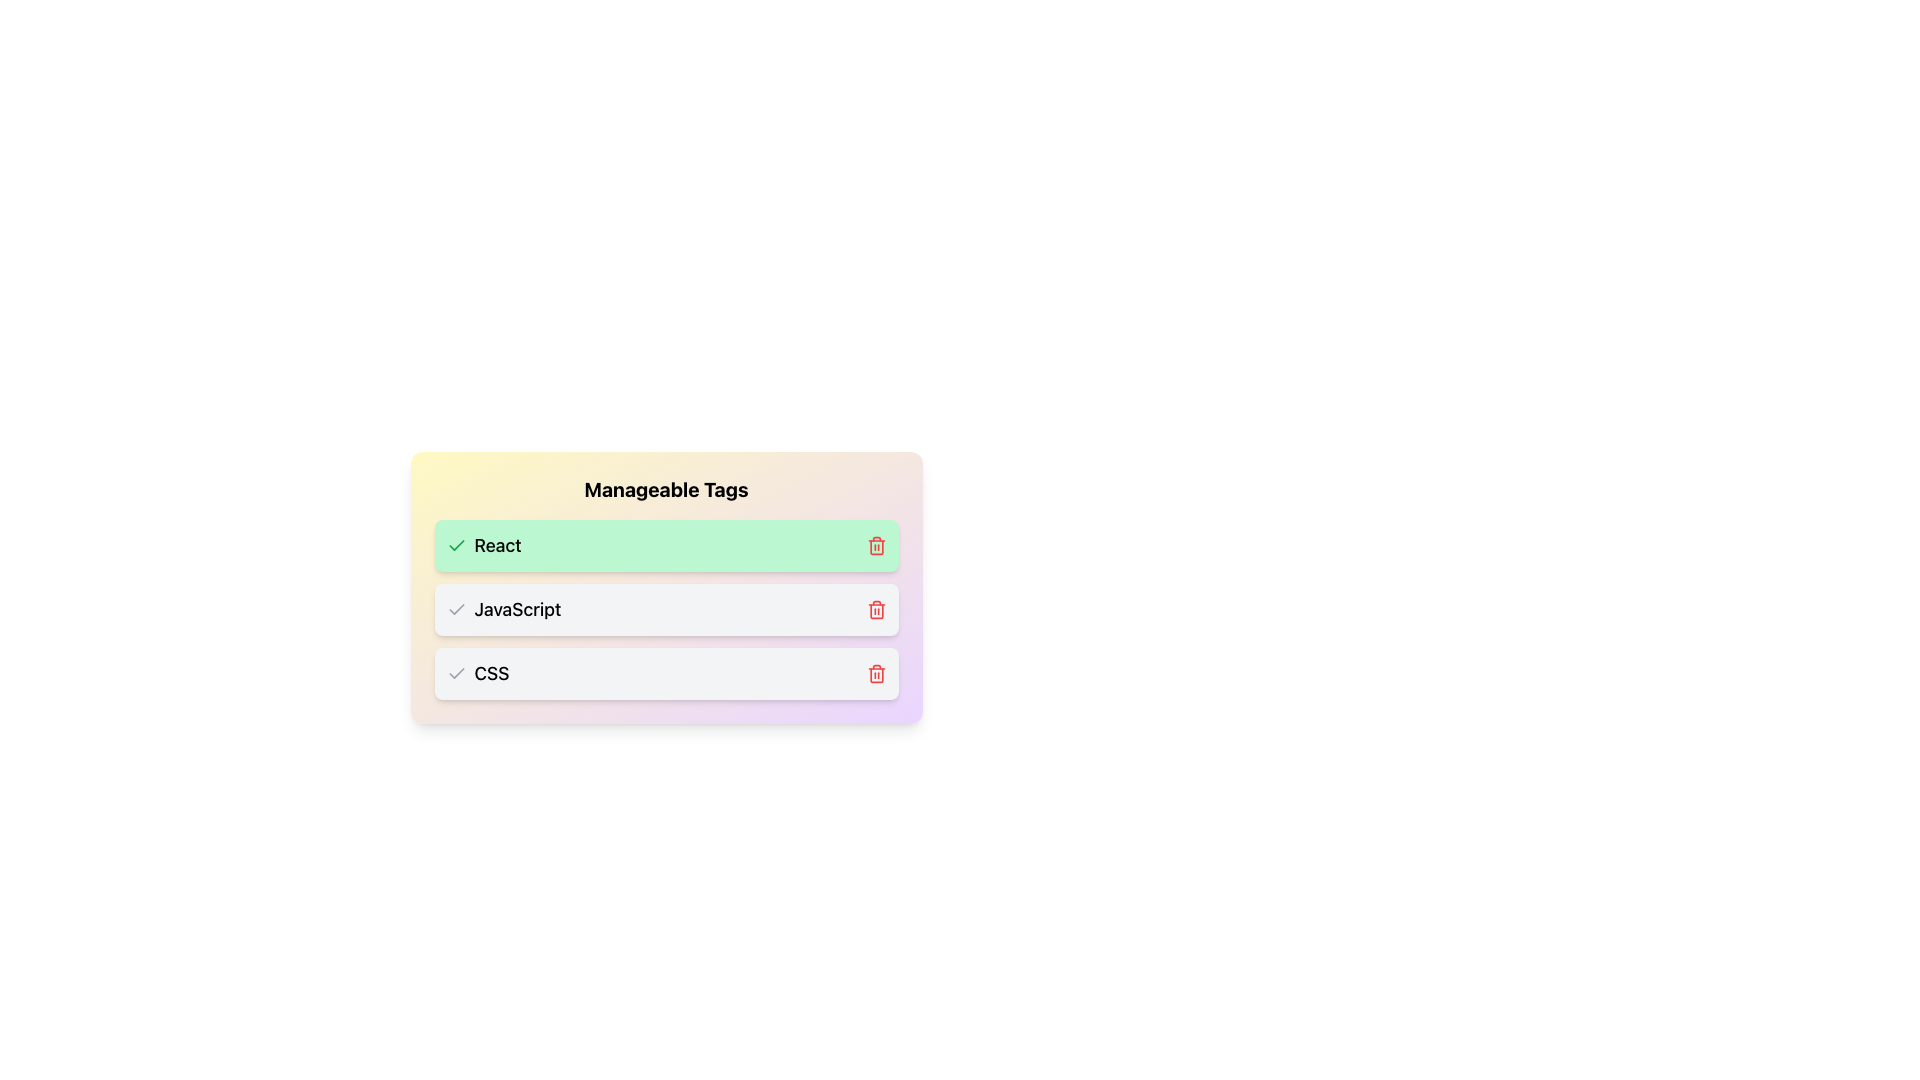  Describe the element at coordinates (455, 546) in the screenshot. I see `the green checkmark icon located to the left of the text 'React' in the 'Manageable Tags' section` at that location.